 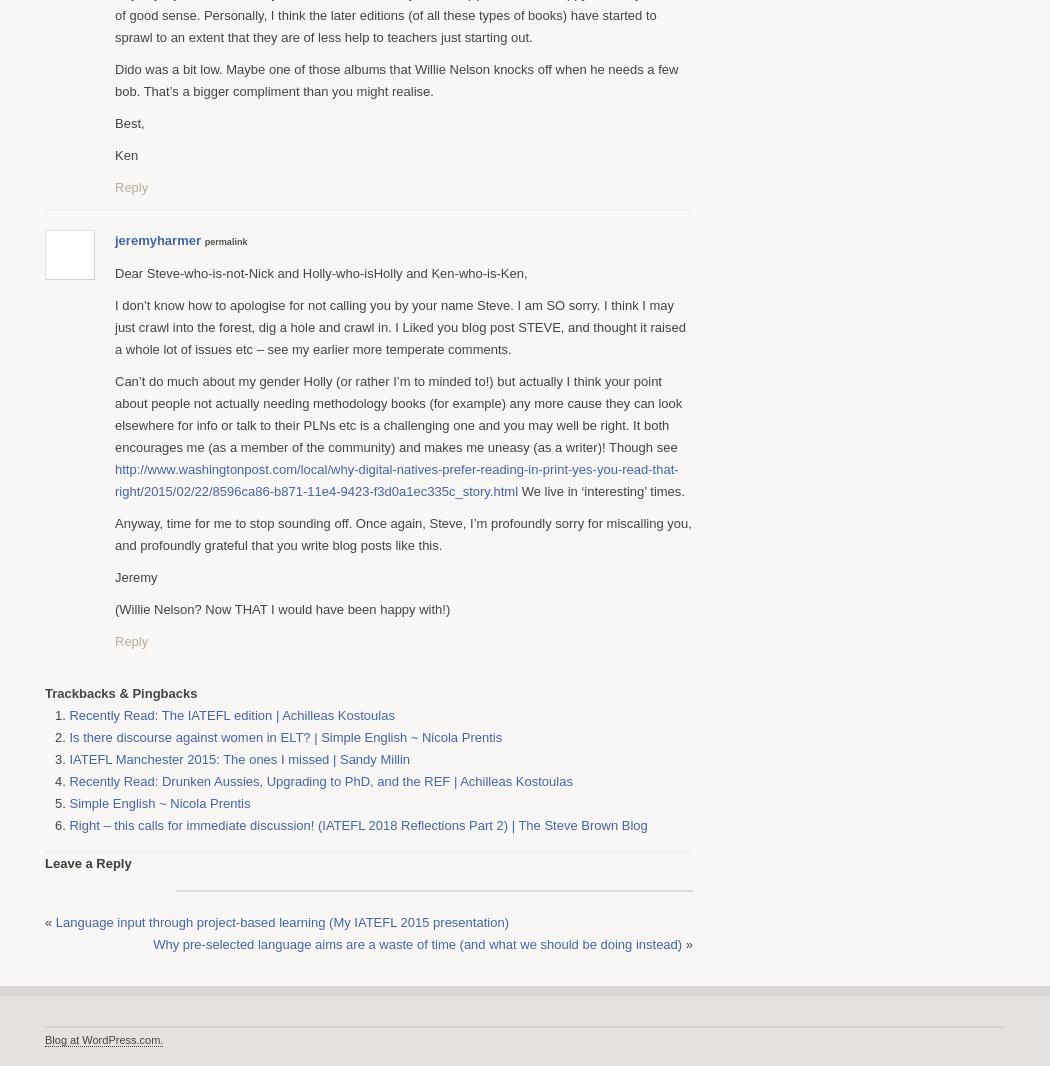 I want to click on '(Willie Nelson? Now THAT I would have been happy with!)', so click(x=113, y=607).